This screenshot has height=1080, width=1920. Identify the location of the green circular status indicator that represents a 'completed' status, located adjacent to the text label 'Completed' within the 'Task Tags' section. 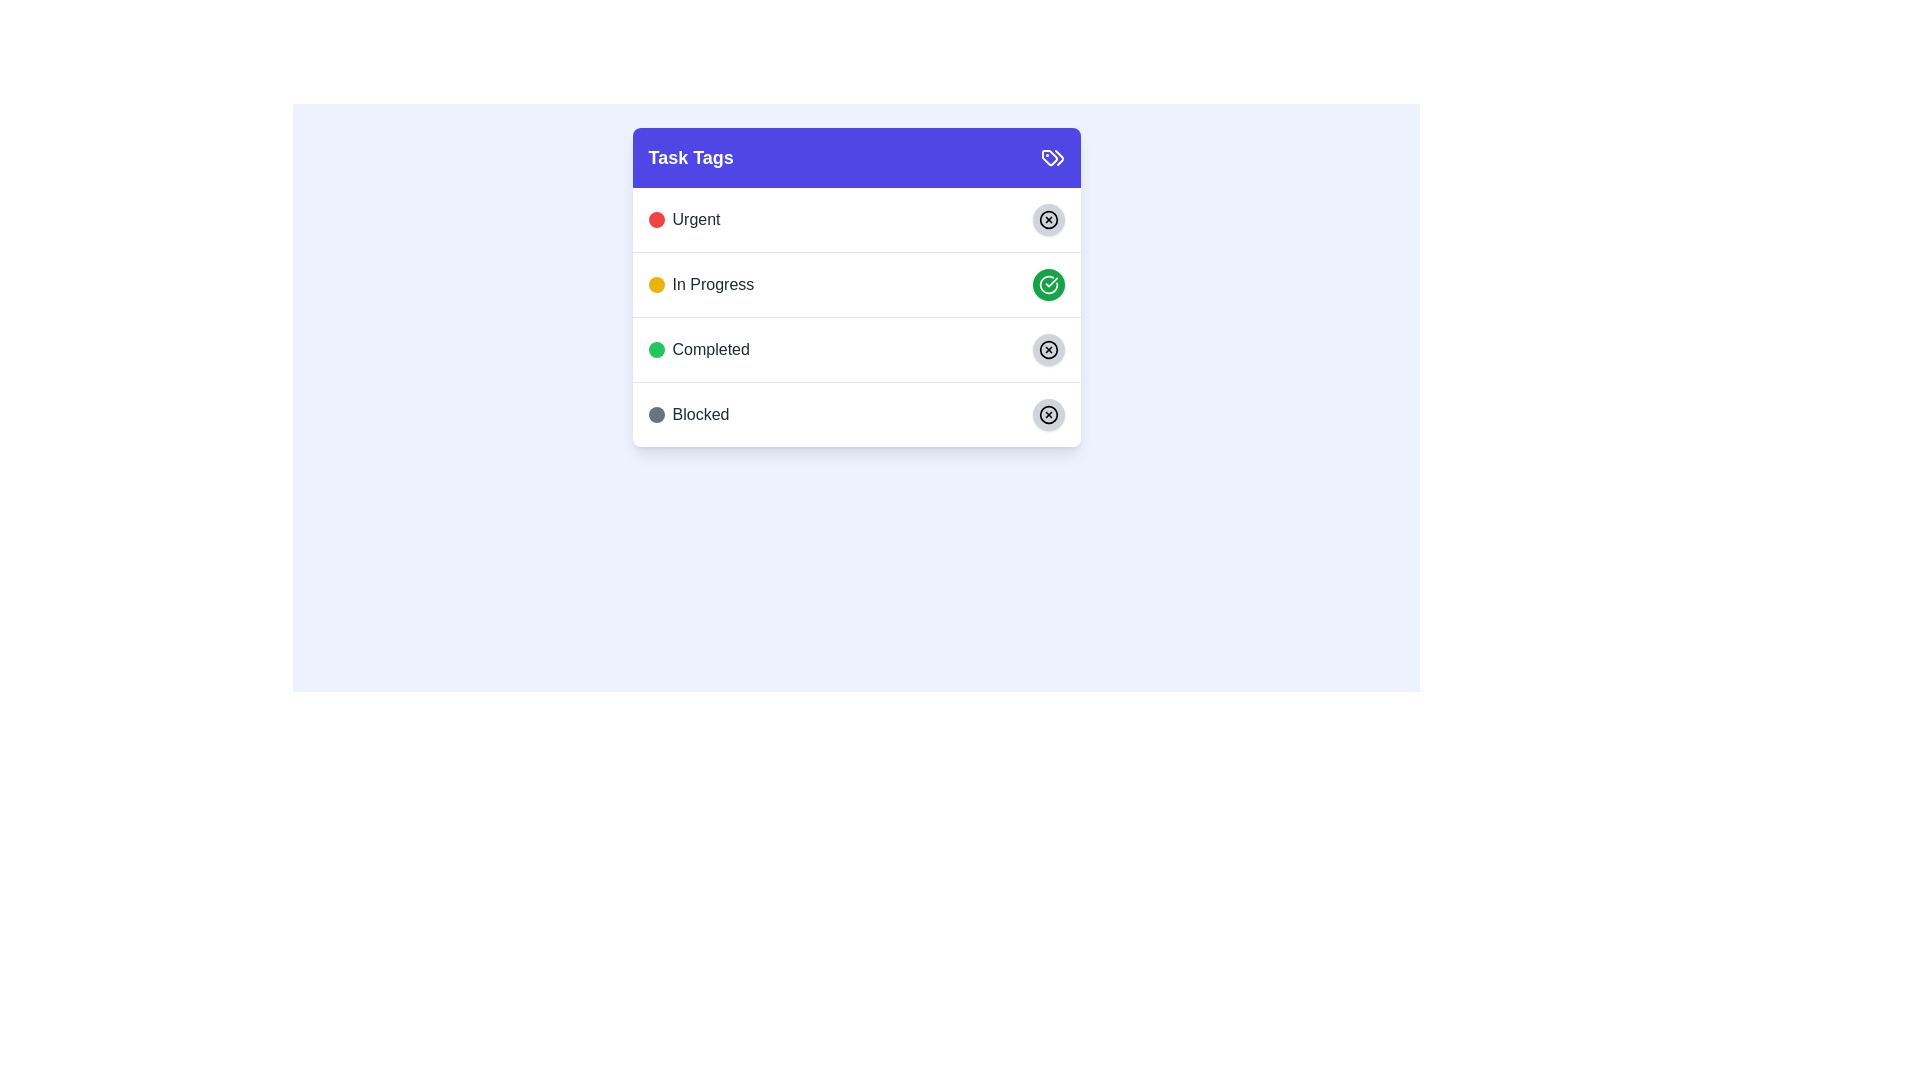
(656, 349).